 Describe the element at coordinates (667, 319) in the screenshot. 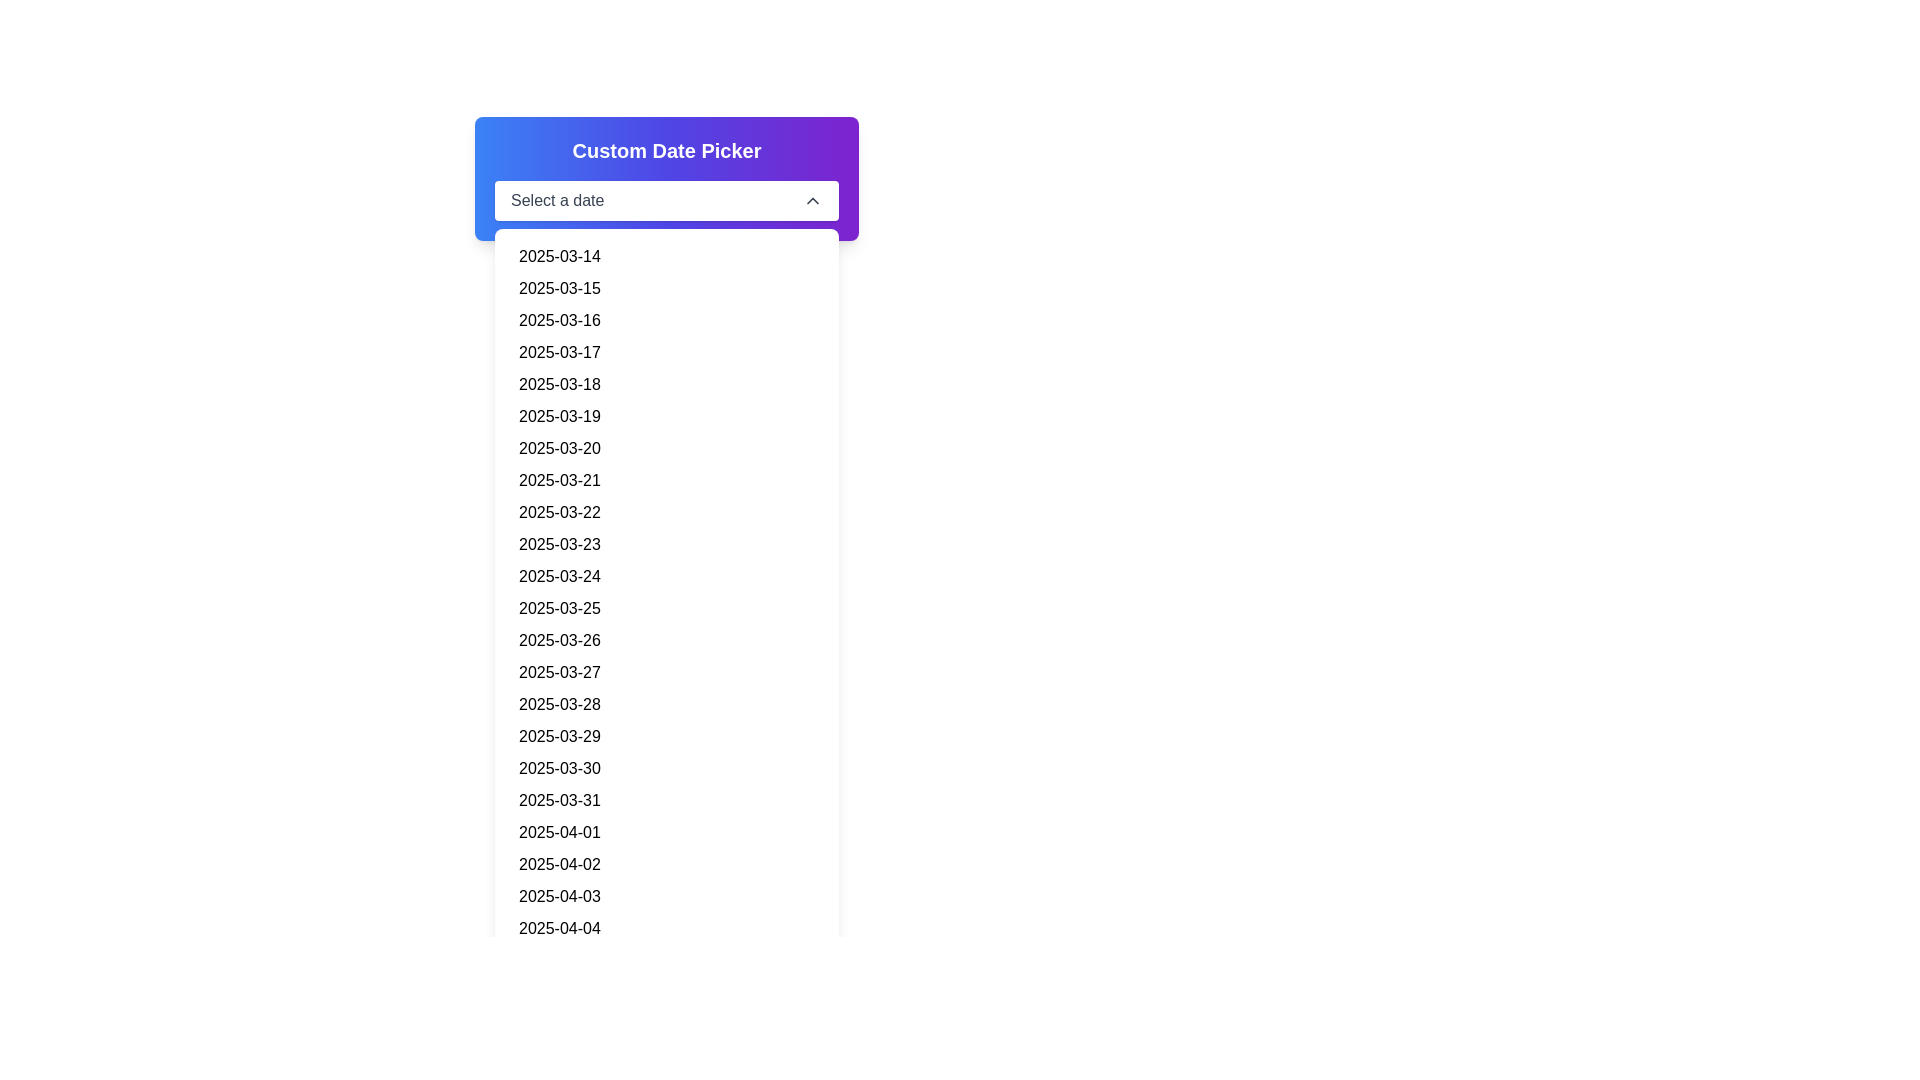

I see `the selectable date '2025-03-16' in the date picker dropdown list` at that location.